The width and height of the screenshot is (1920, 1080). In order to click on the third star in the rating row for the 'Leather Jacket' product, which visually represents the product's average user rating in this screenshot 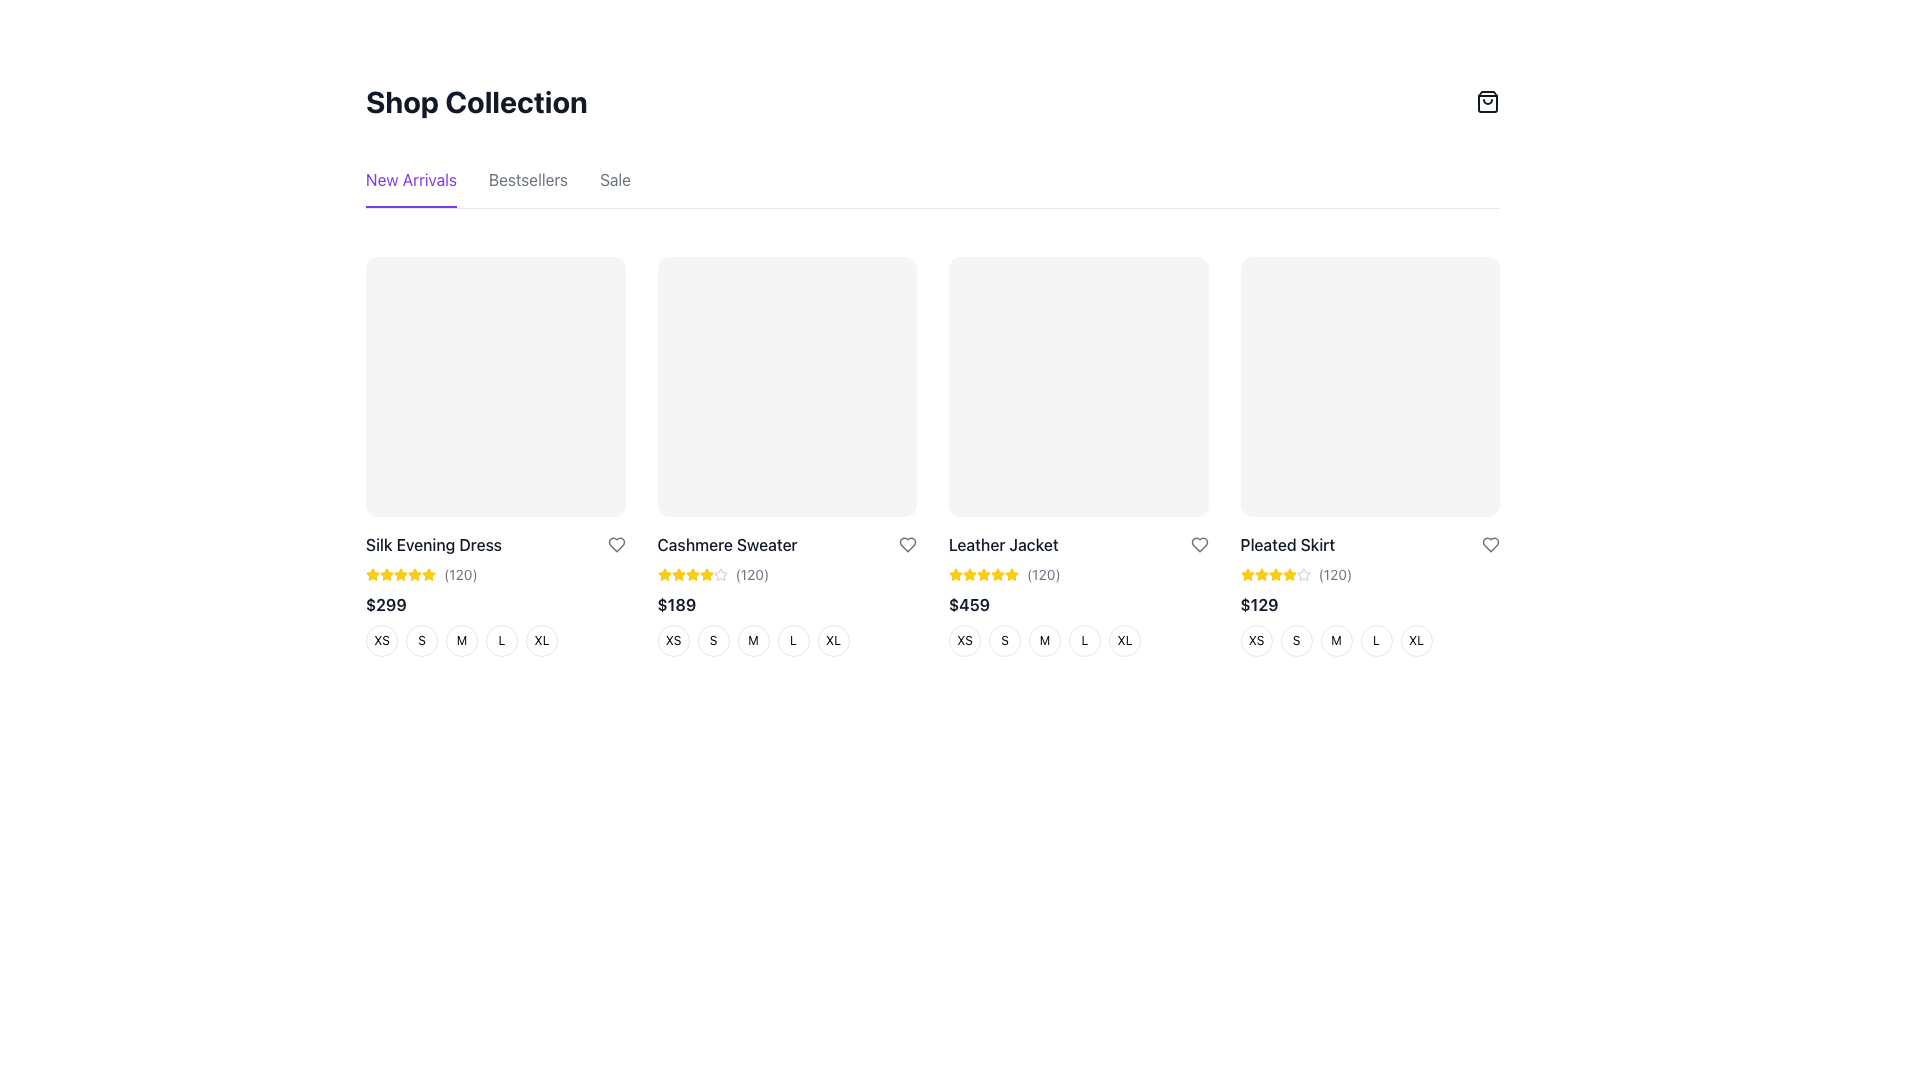, I will do `click(983, 574)`.